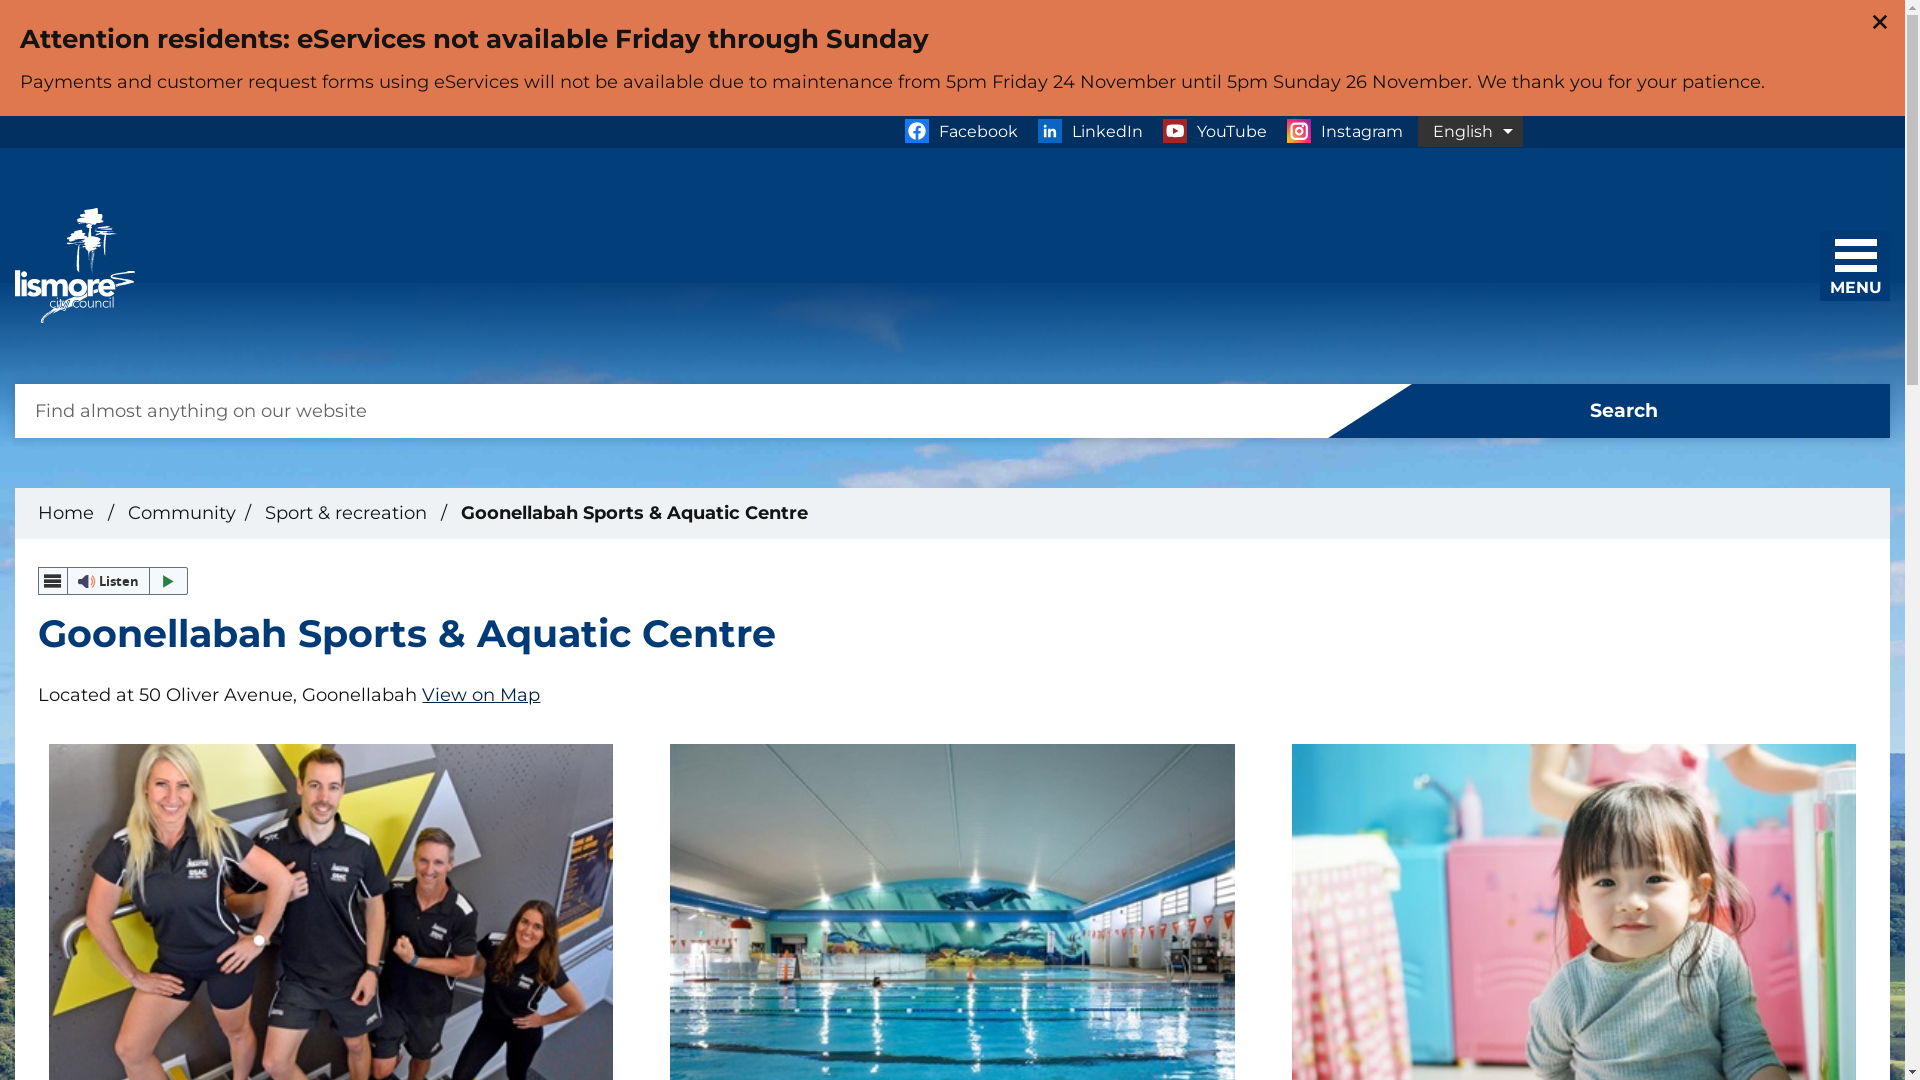  I want to click on 'Facebook', so click(960, 131).